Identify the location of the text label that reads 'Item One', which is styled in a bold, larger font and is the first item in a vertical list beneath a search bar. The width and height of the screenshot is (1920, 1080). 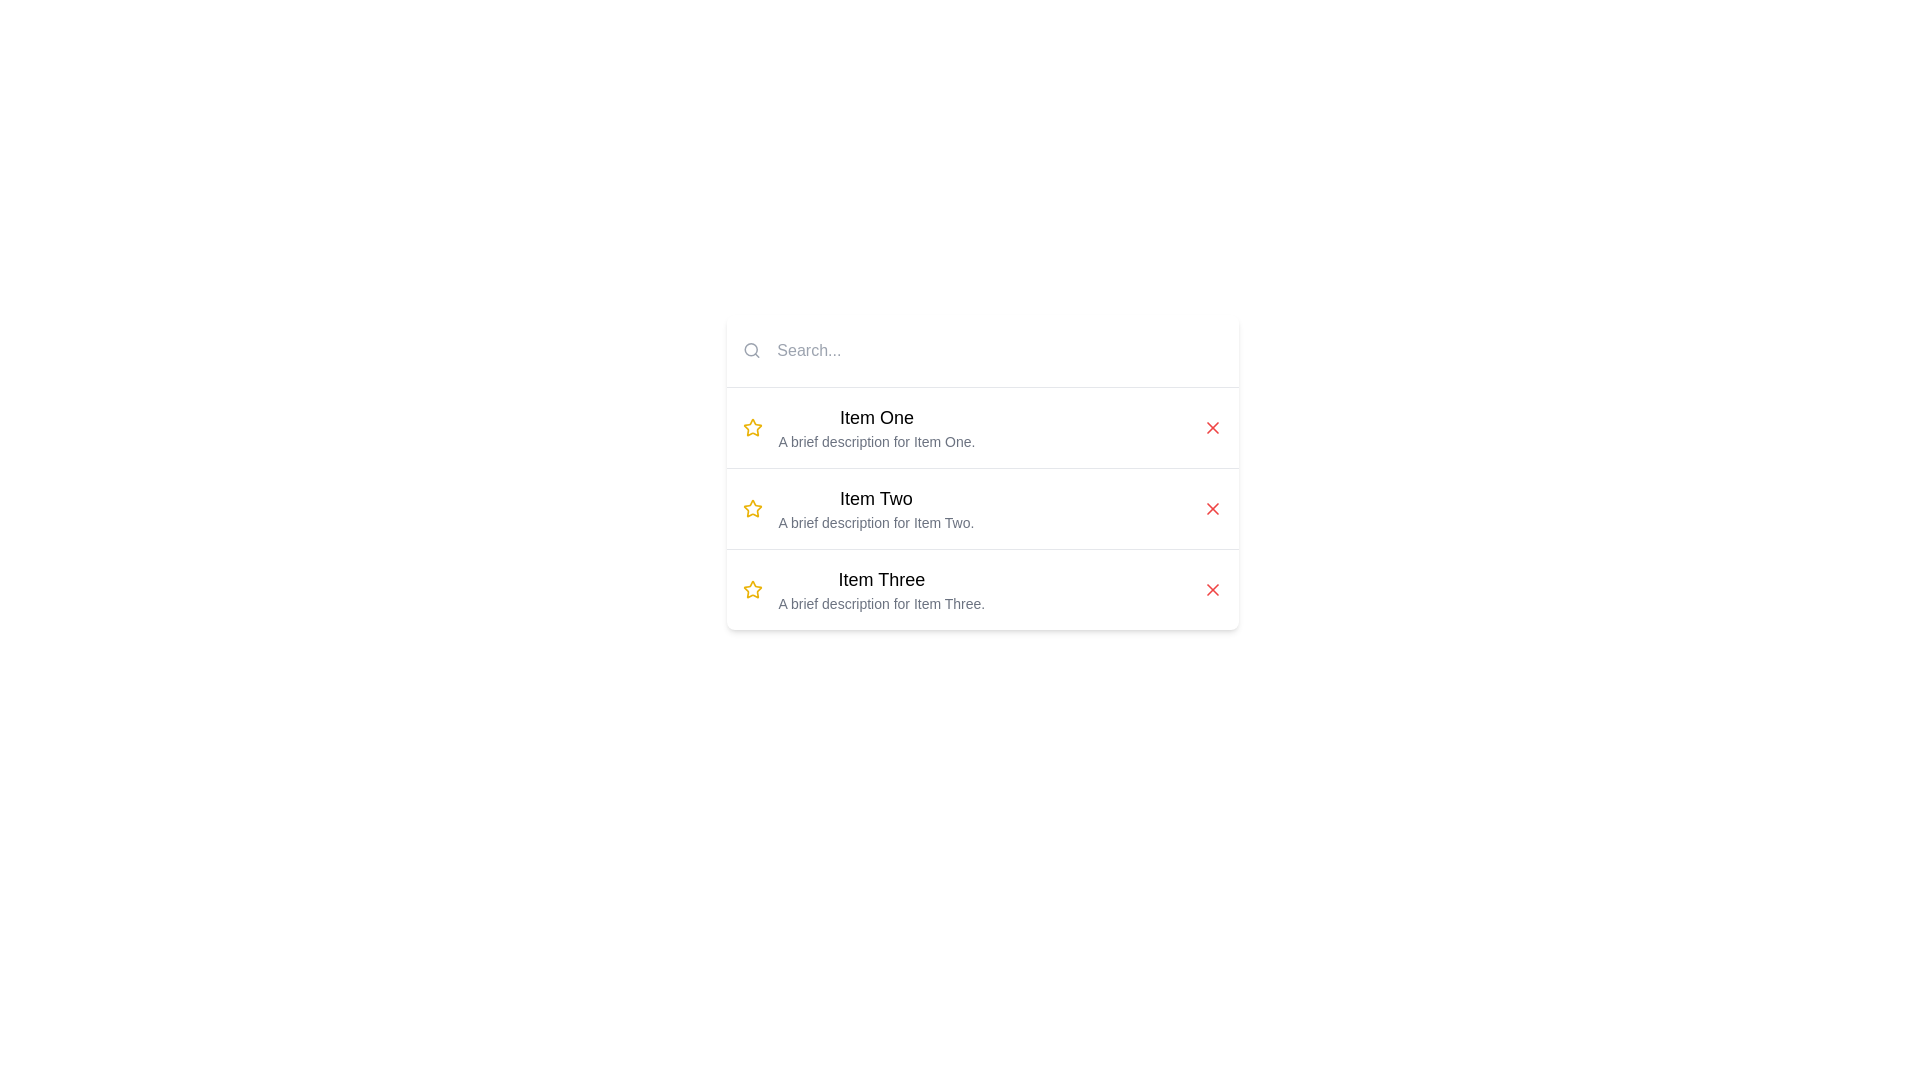
(876, 416).